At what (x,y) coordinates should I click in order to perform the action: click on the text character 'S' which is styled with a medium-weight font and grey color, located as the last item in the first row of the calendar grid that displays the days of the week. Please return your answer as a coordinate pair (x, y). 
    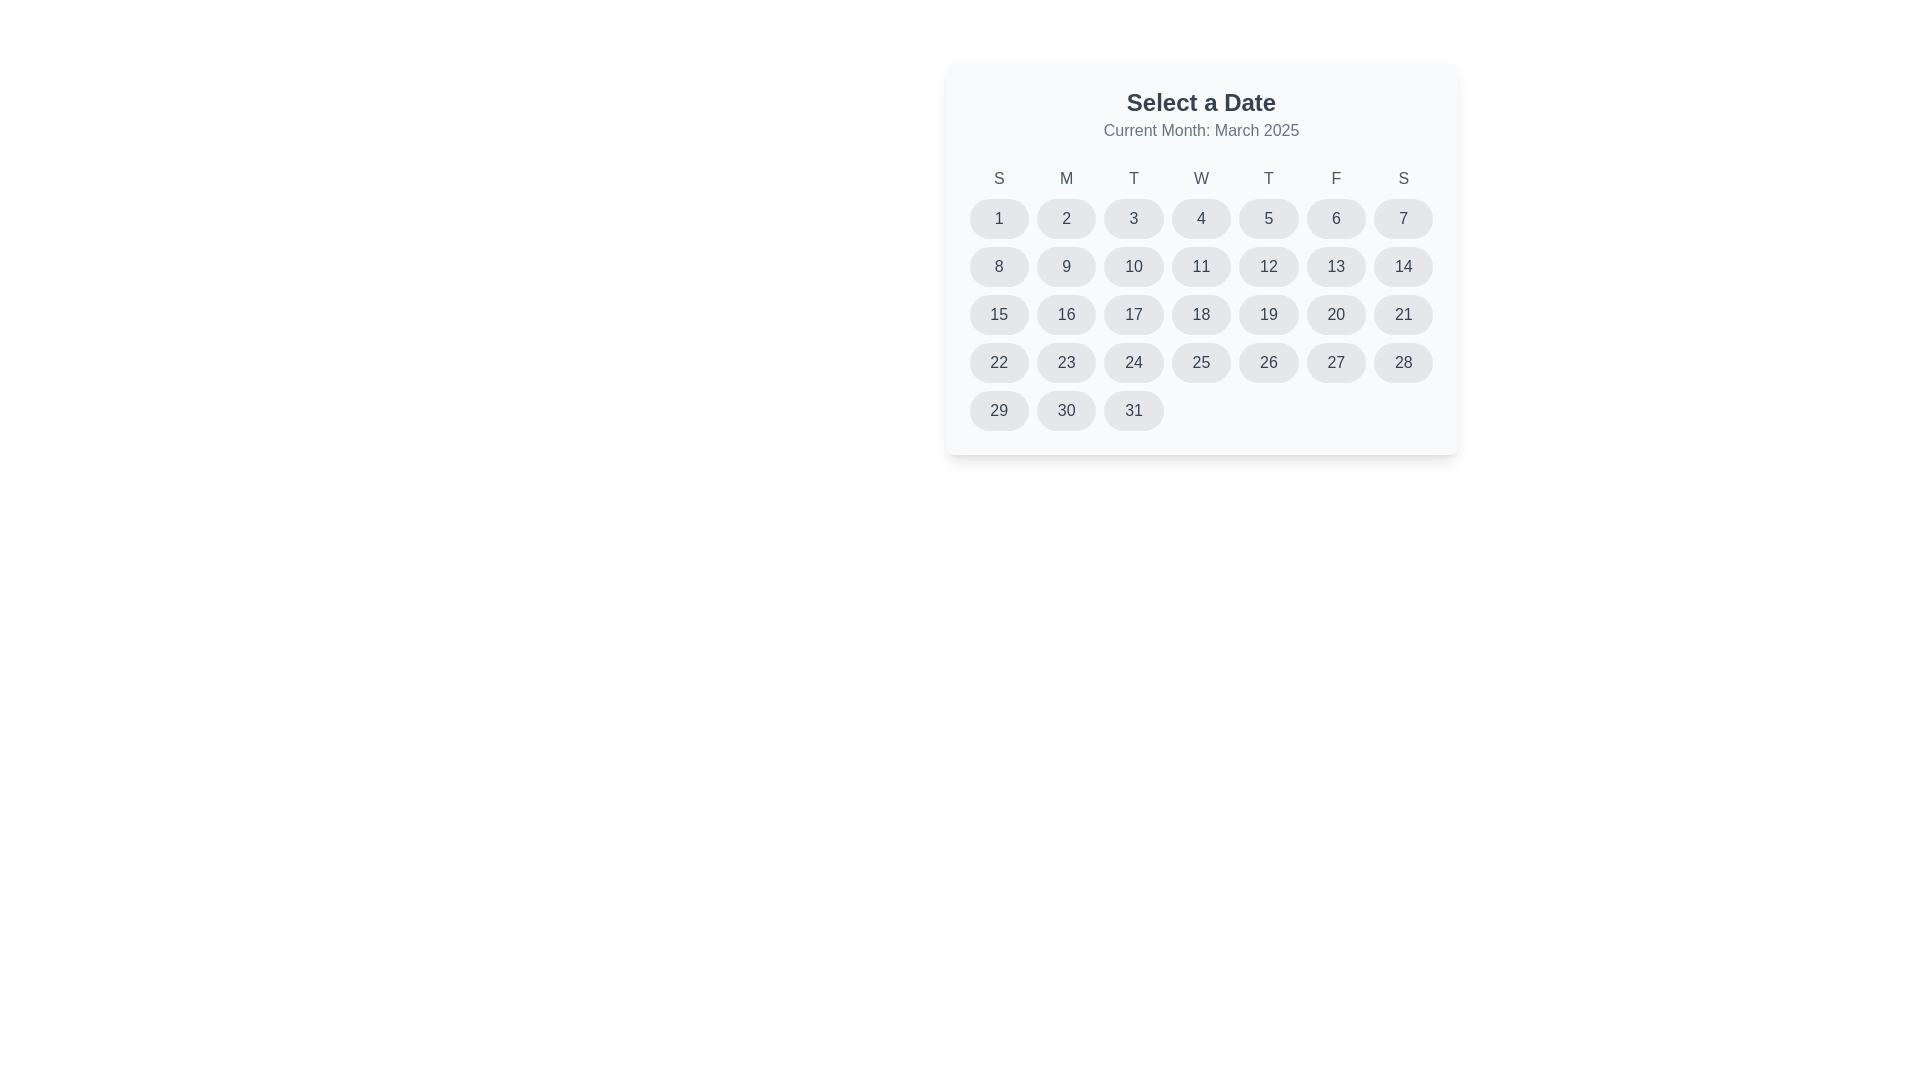
    Looking at the image, I should click on (1402, 177).